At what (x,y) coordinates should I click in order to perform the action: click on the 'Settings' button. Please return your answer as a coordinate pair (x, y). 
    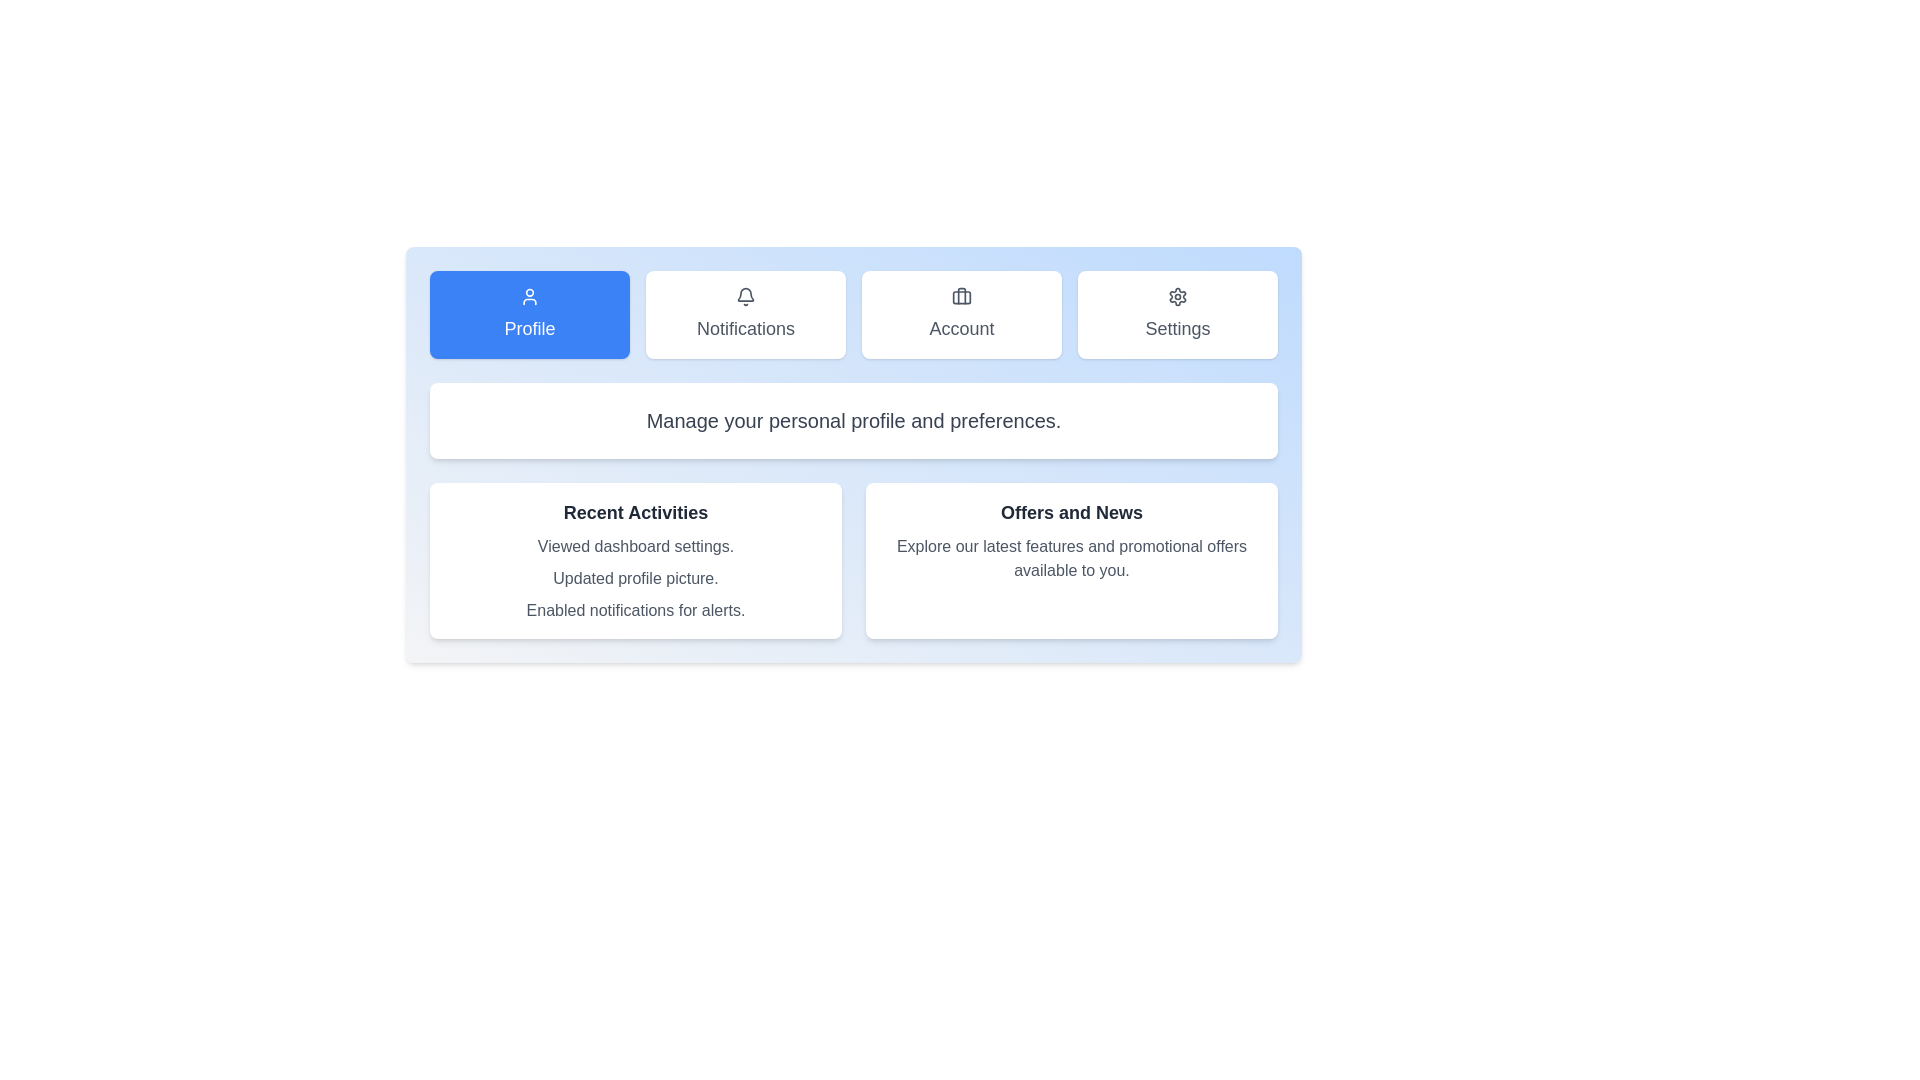
    Looking at the image, I should click on (1177, 315).